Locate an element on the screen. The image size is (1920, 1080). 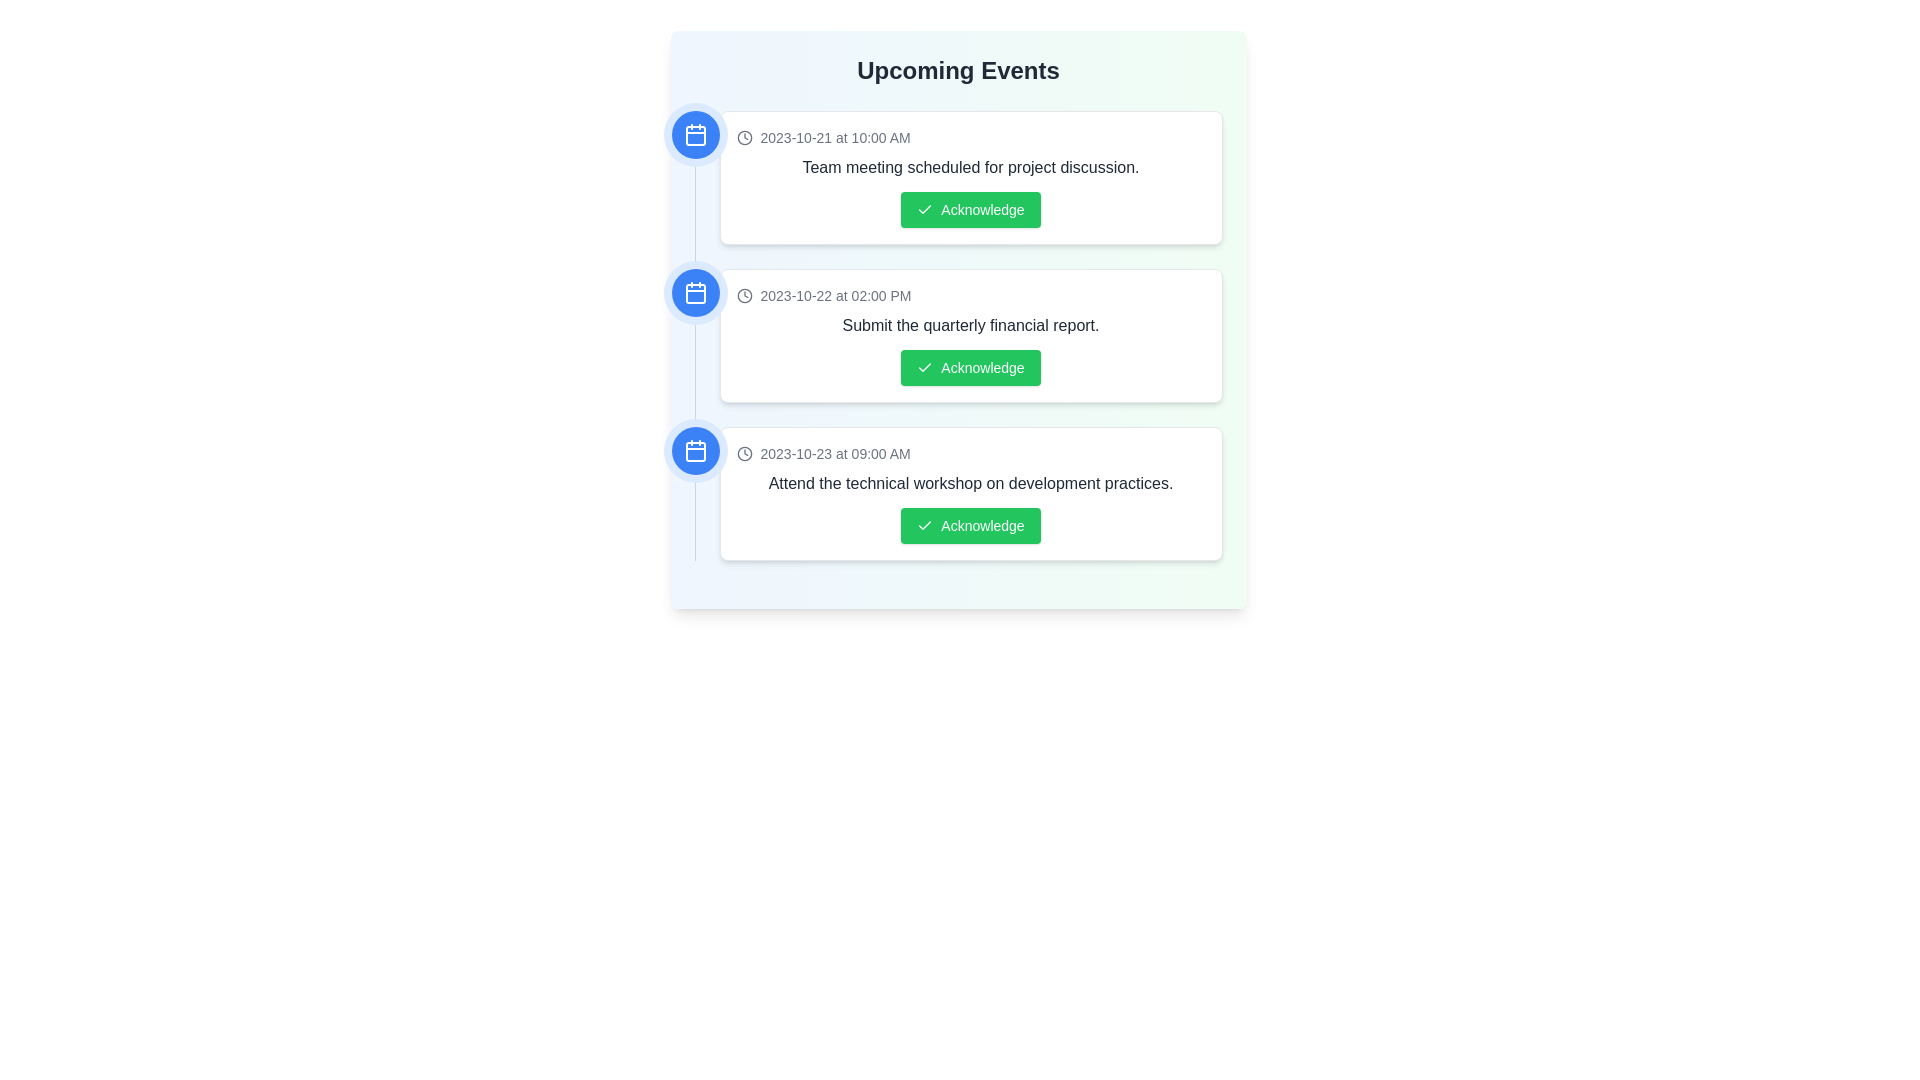
the 'Acknowledge' button for the event '2023-10-23 at 09:00 AM' is located at coordinates (970, 524).